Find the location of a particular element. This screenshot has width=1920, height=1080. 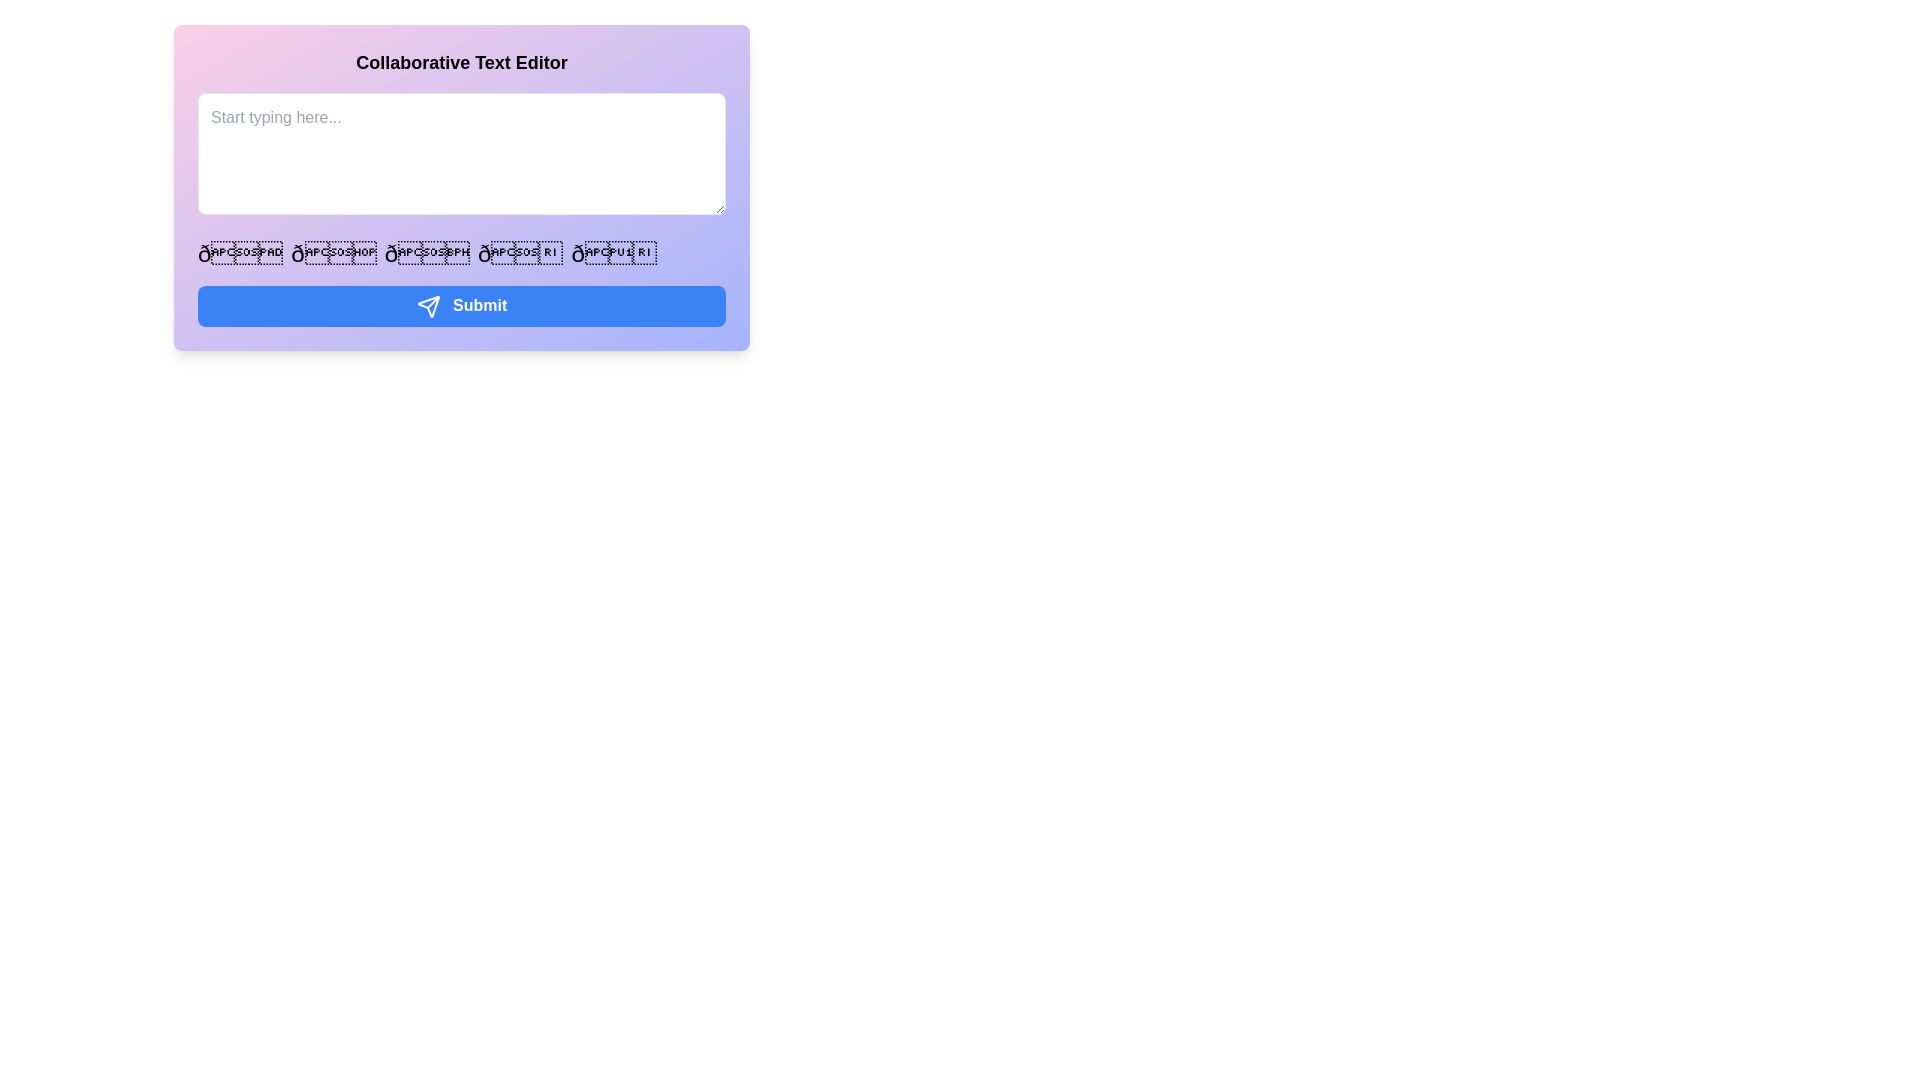

the paper plane icon within the 'Submit' button, which is located at the bottom center of the interface is located at coordinates (427, 306).